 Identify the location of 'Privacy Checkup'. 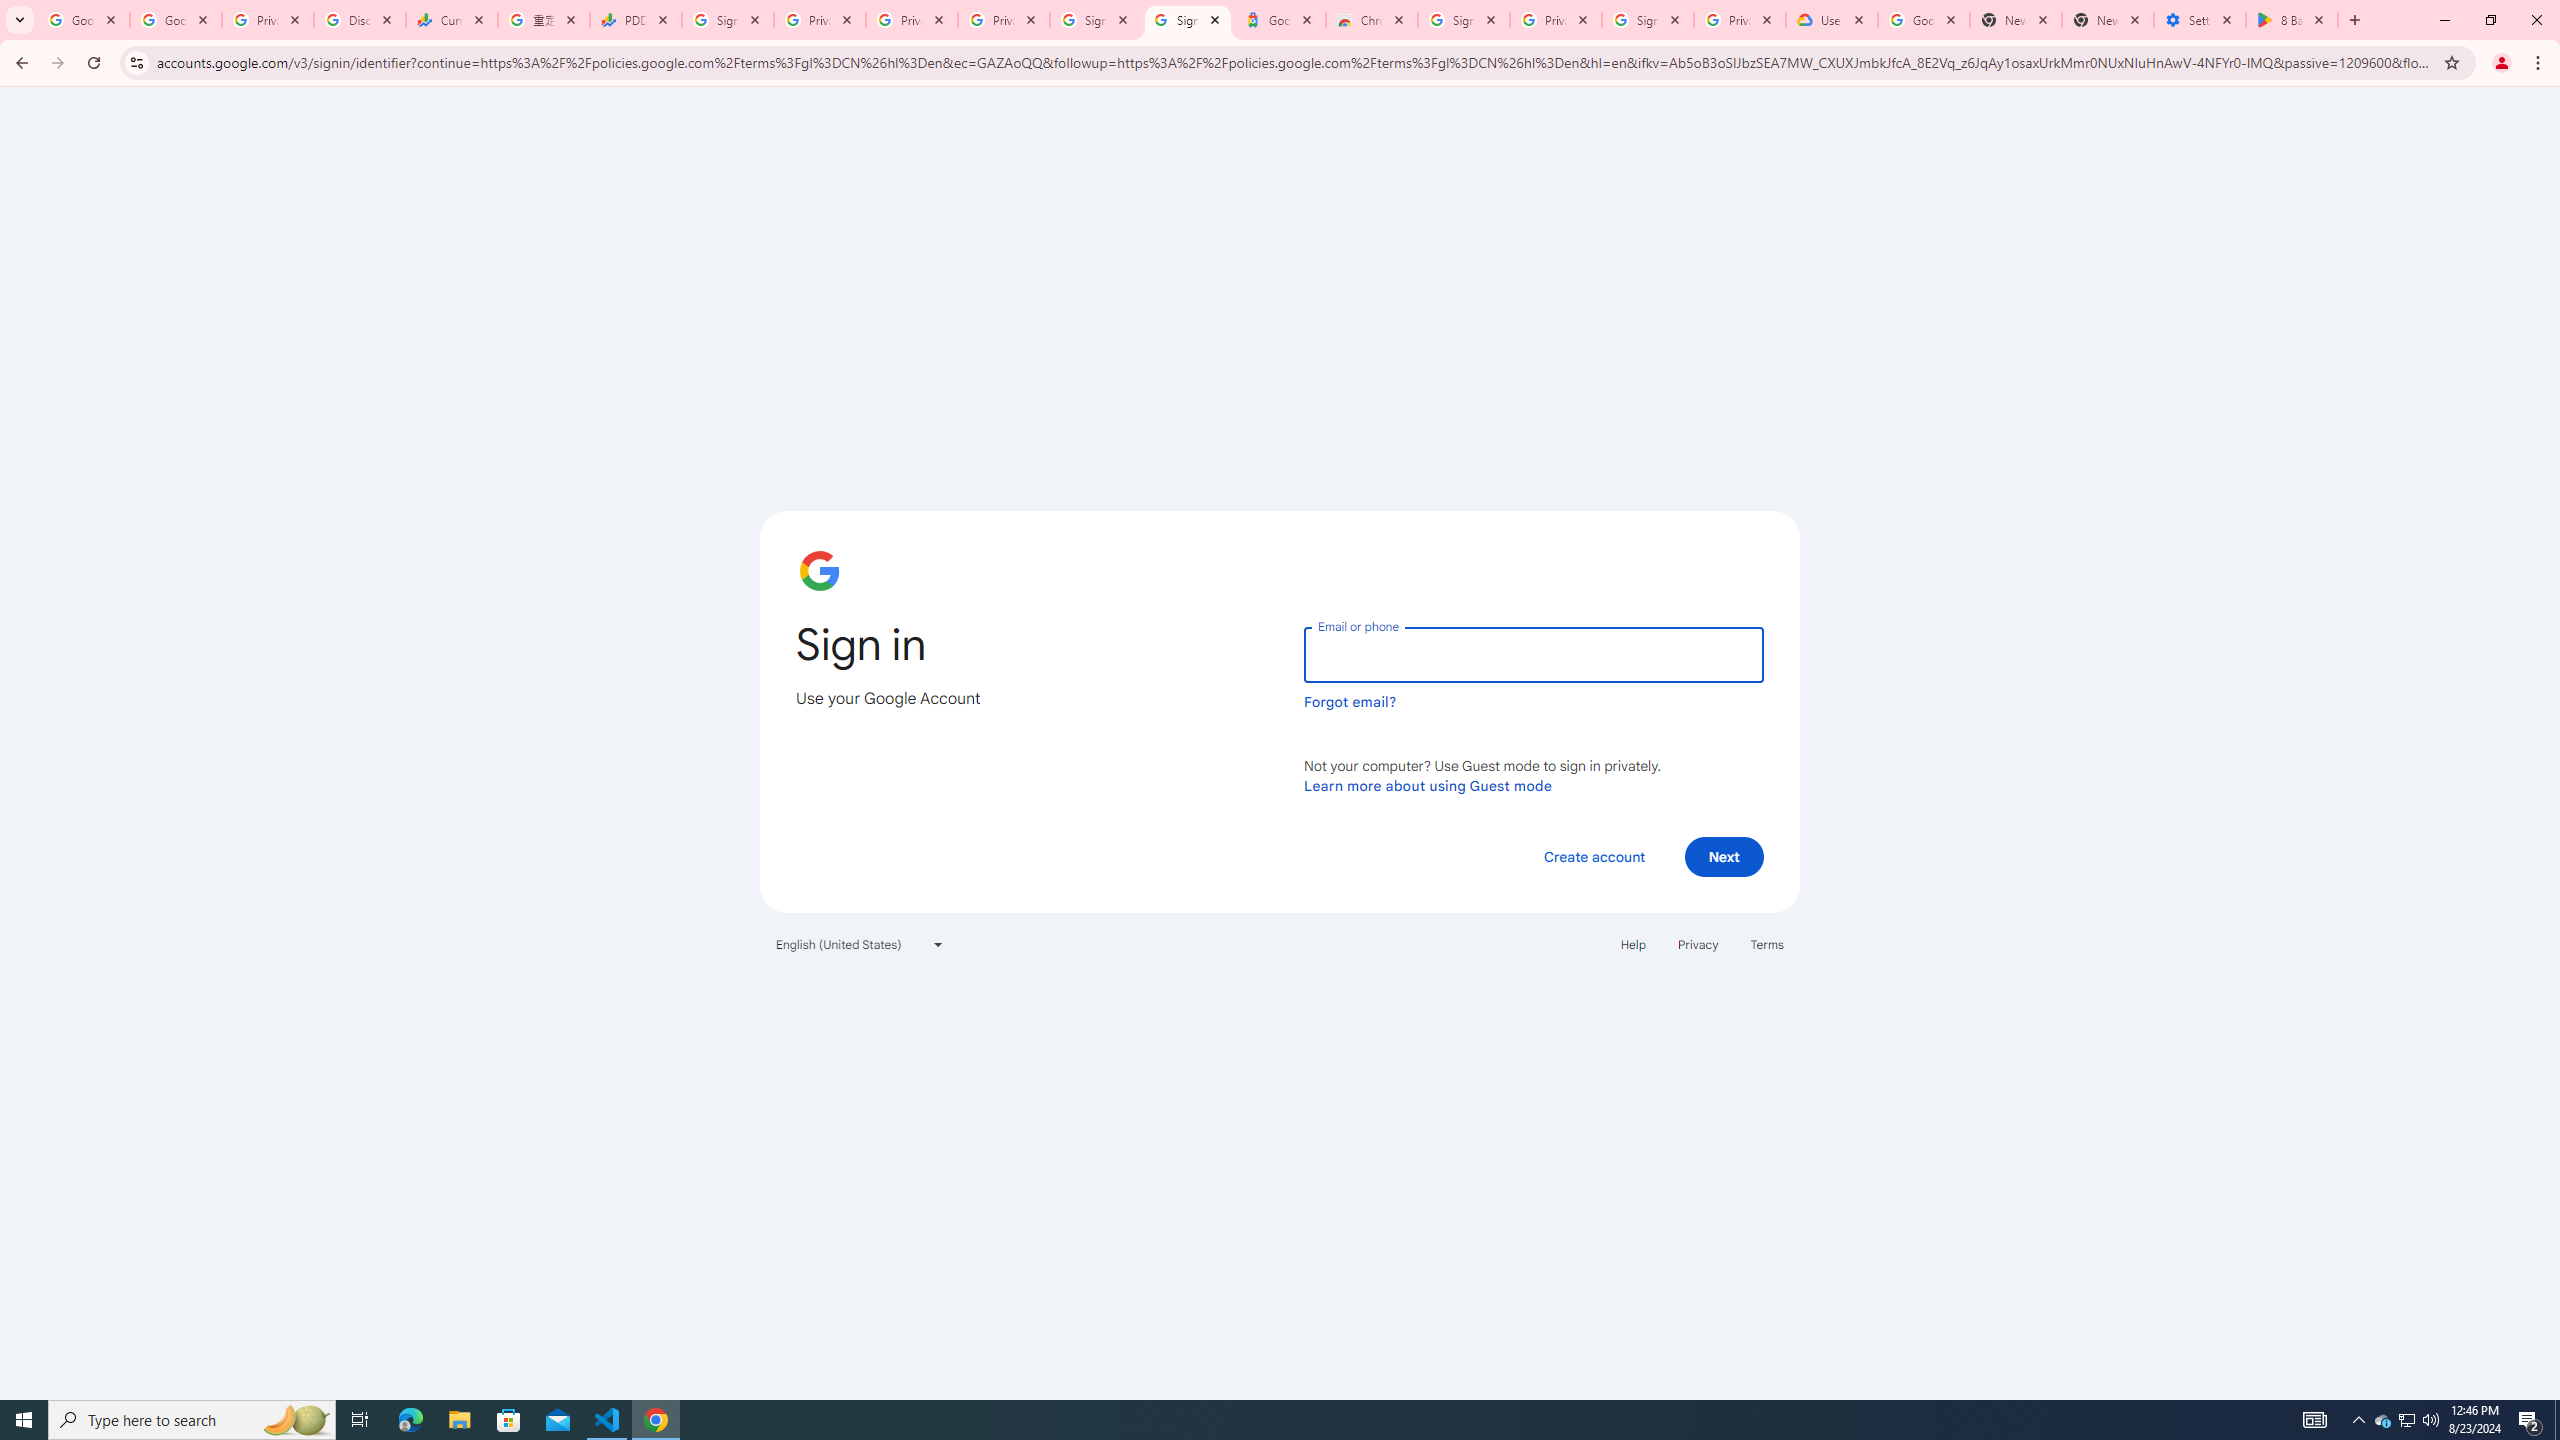
(912, 19).